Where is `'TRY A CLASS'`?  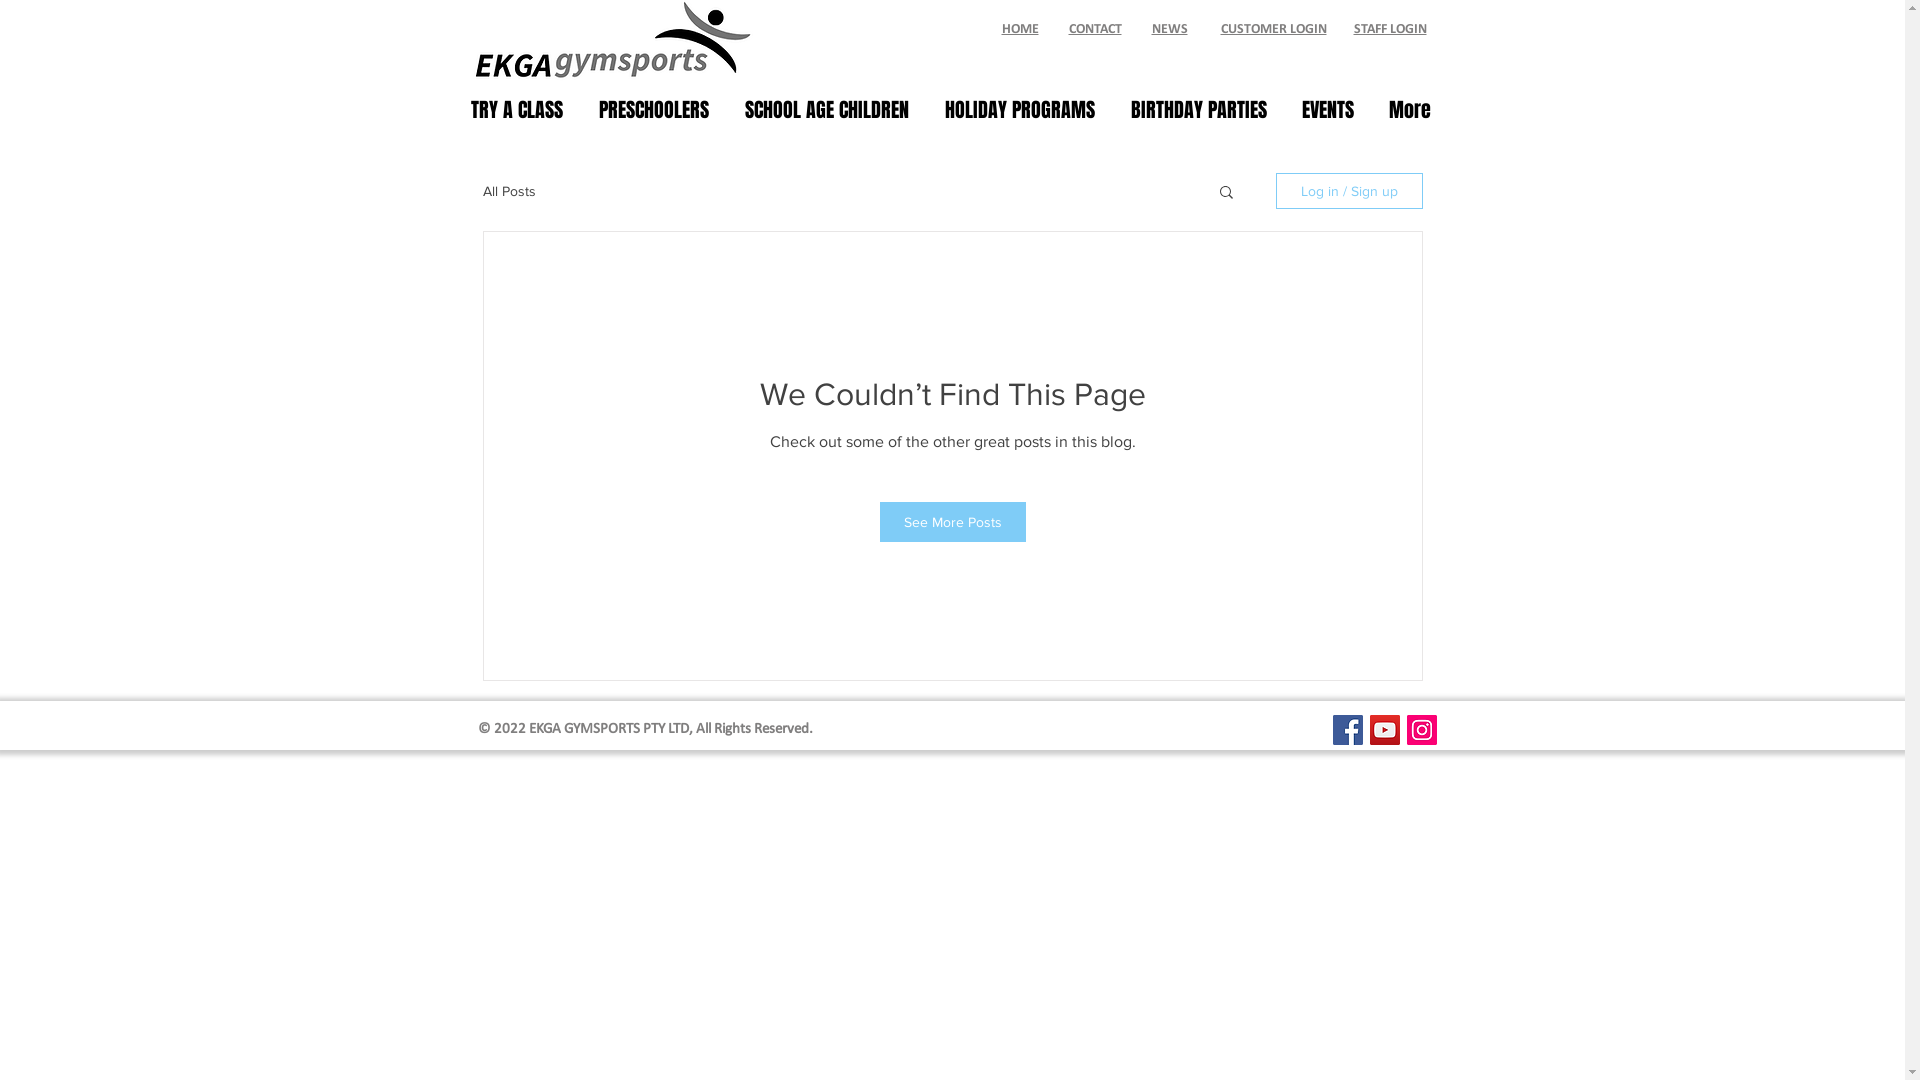
'TRY A CLASS' is located at coordinates (519, 110).